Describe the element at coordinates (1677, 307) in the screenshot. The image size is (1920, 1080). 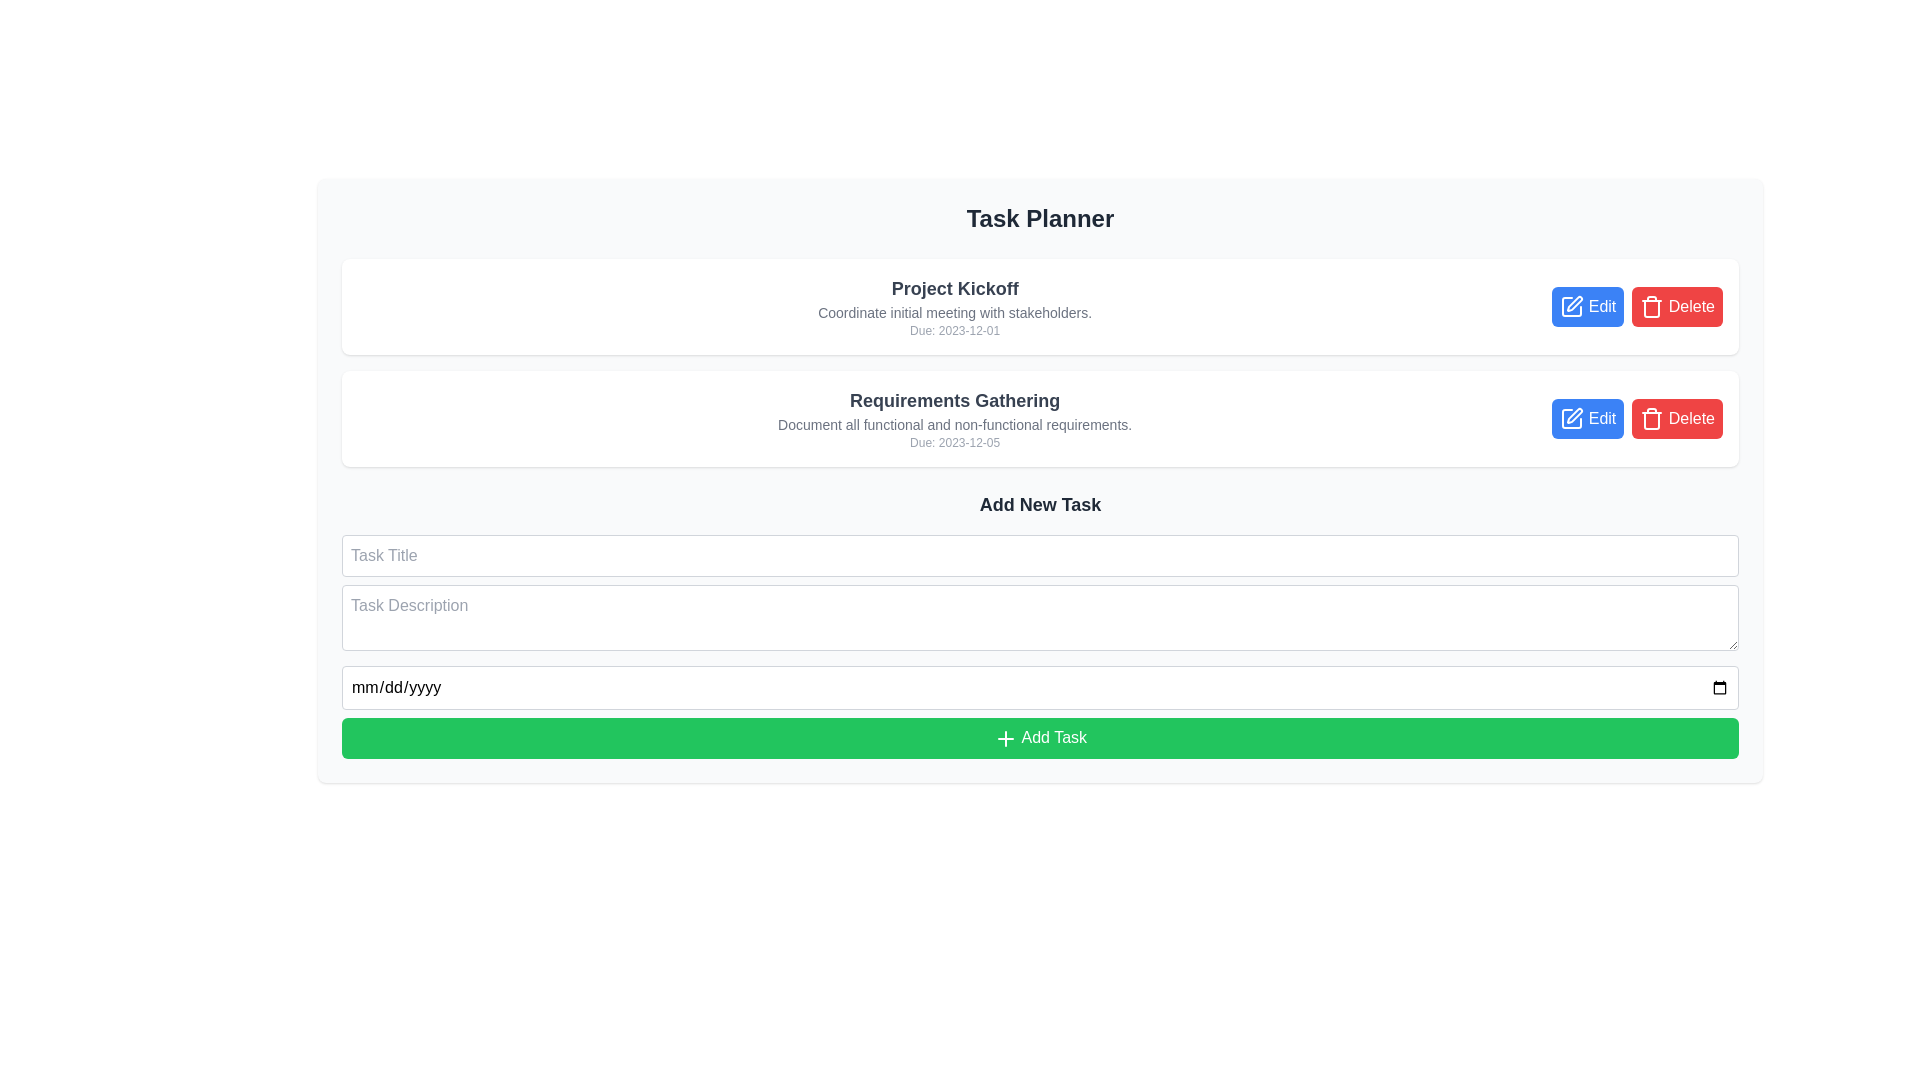
I see `the delete button located in the top-right of the task block, to the right of the 'Edit' button` at that location.